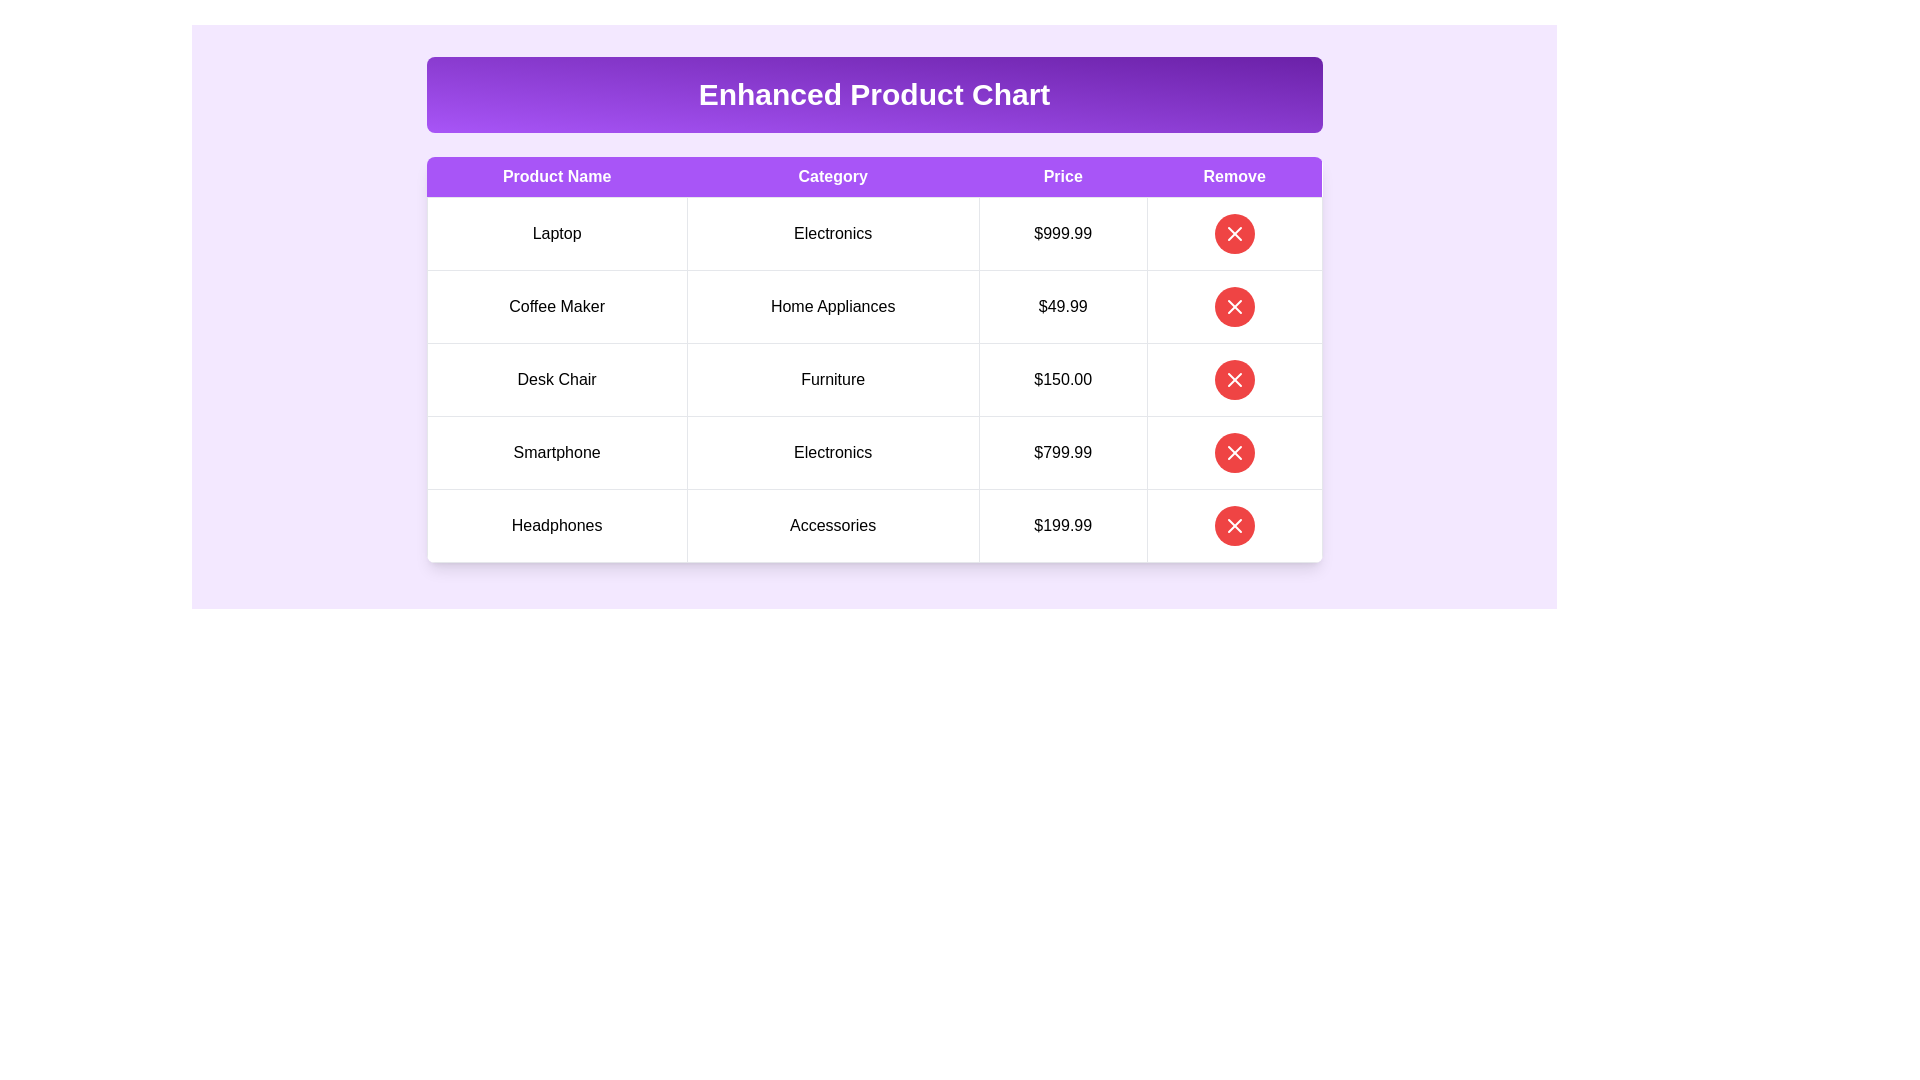 The height and width of the screenshot is (1080, 1920). What do you see at coordinates (1233, 233) in the screenshot?
I see `the red circular icon button in the 'Remove' column of the product list table for the 'Laptop' item` at bounding box center [1233, 233].